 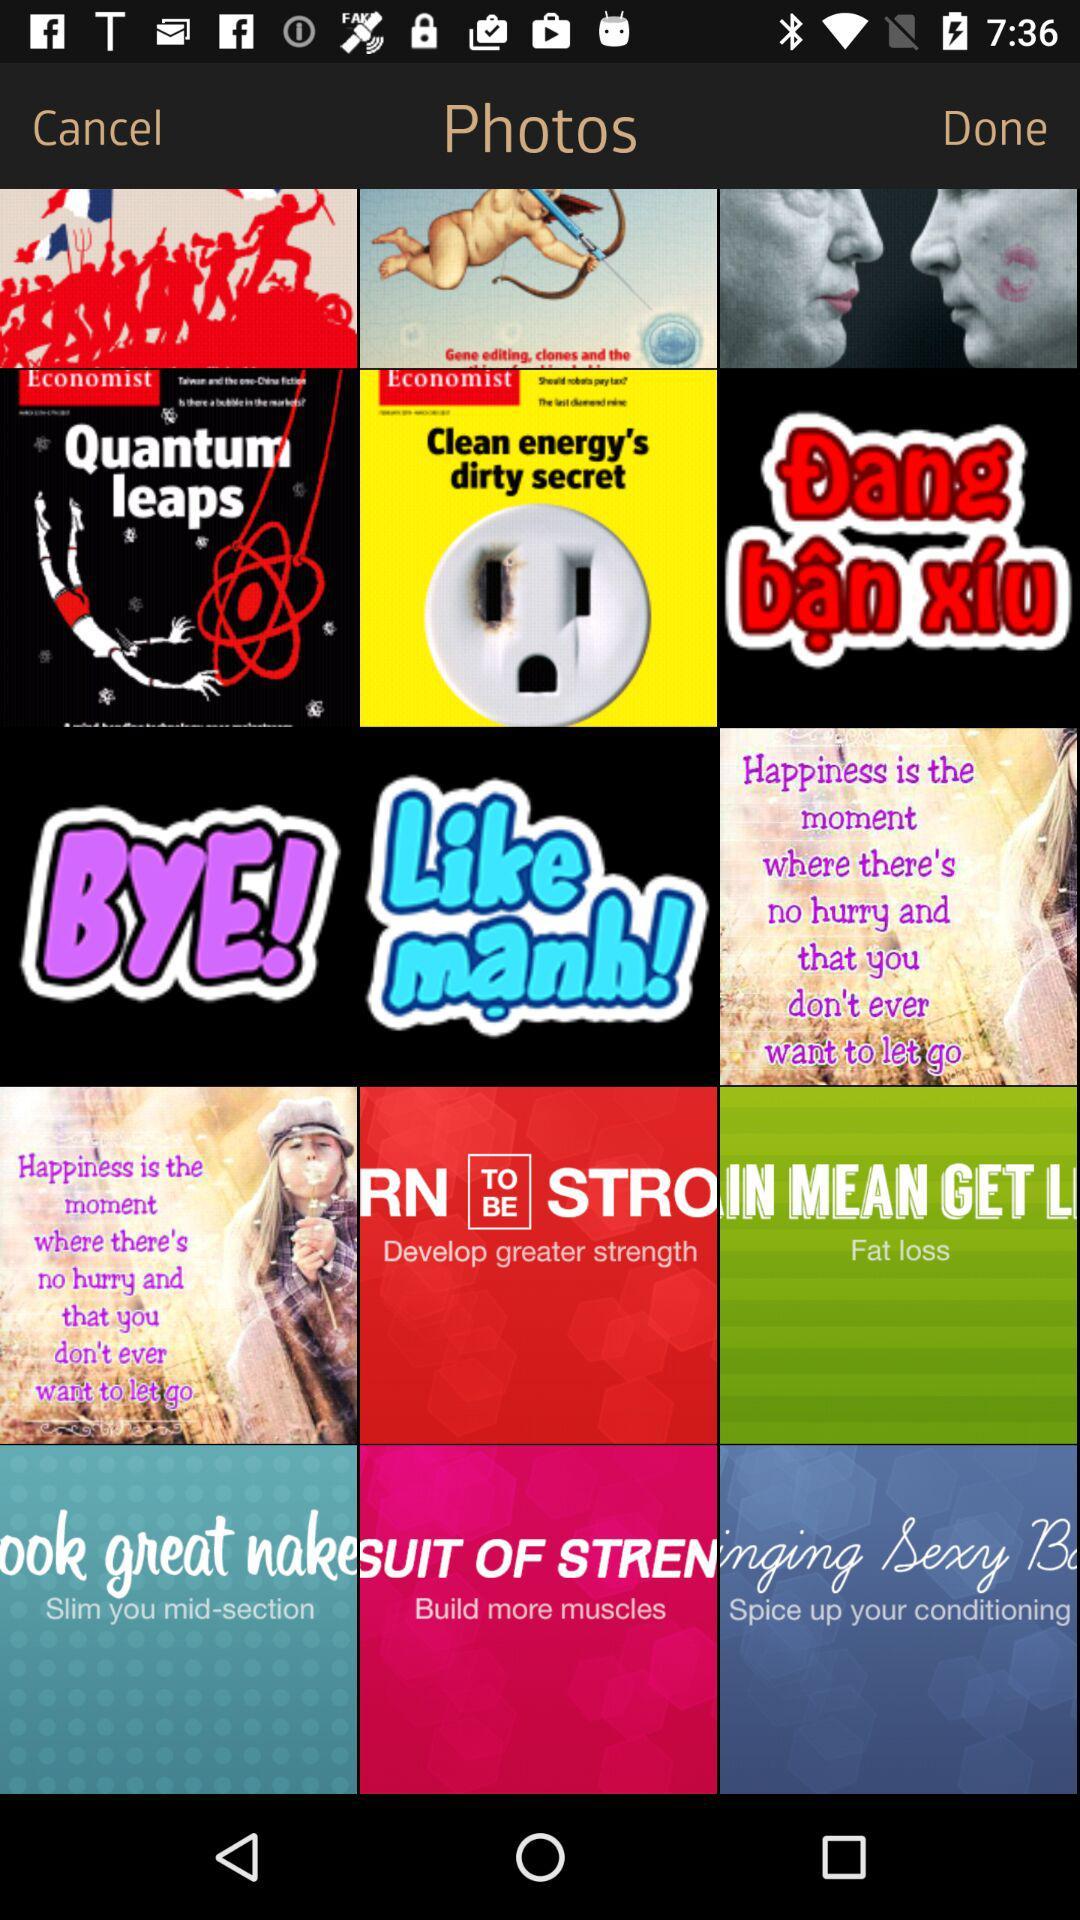 What do you see at coordinates (897, 277) in the screenshot?
I see `photo` at bounding box center [897, 277].